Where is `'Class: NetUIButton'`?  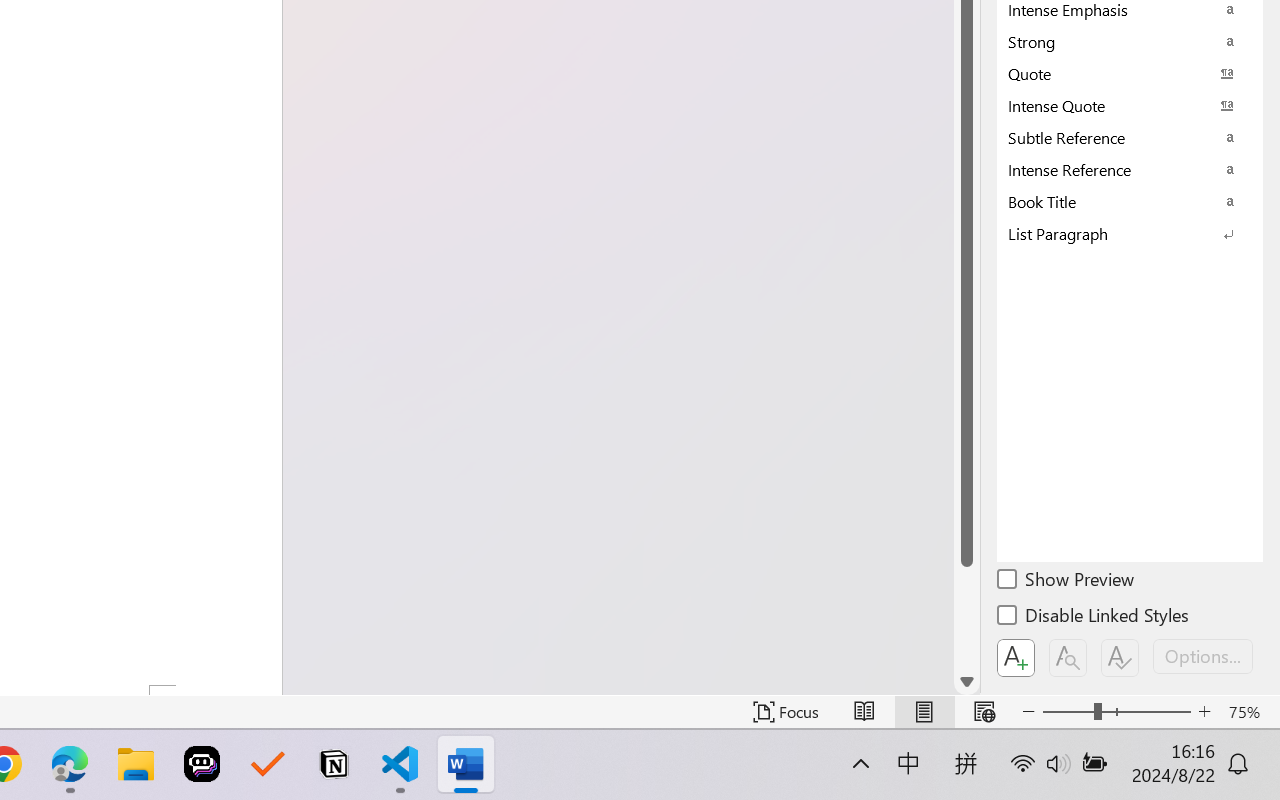 'Class: NetUIButton' is located at coordinates (1120, 657).